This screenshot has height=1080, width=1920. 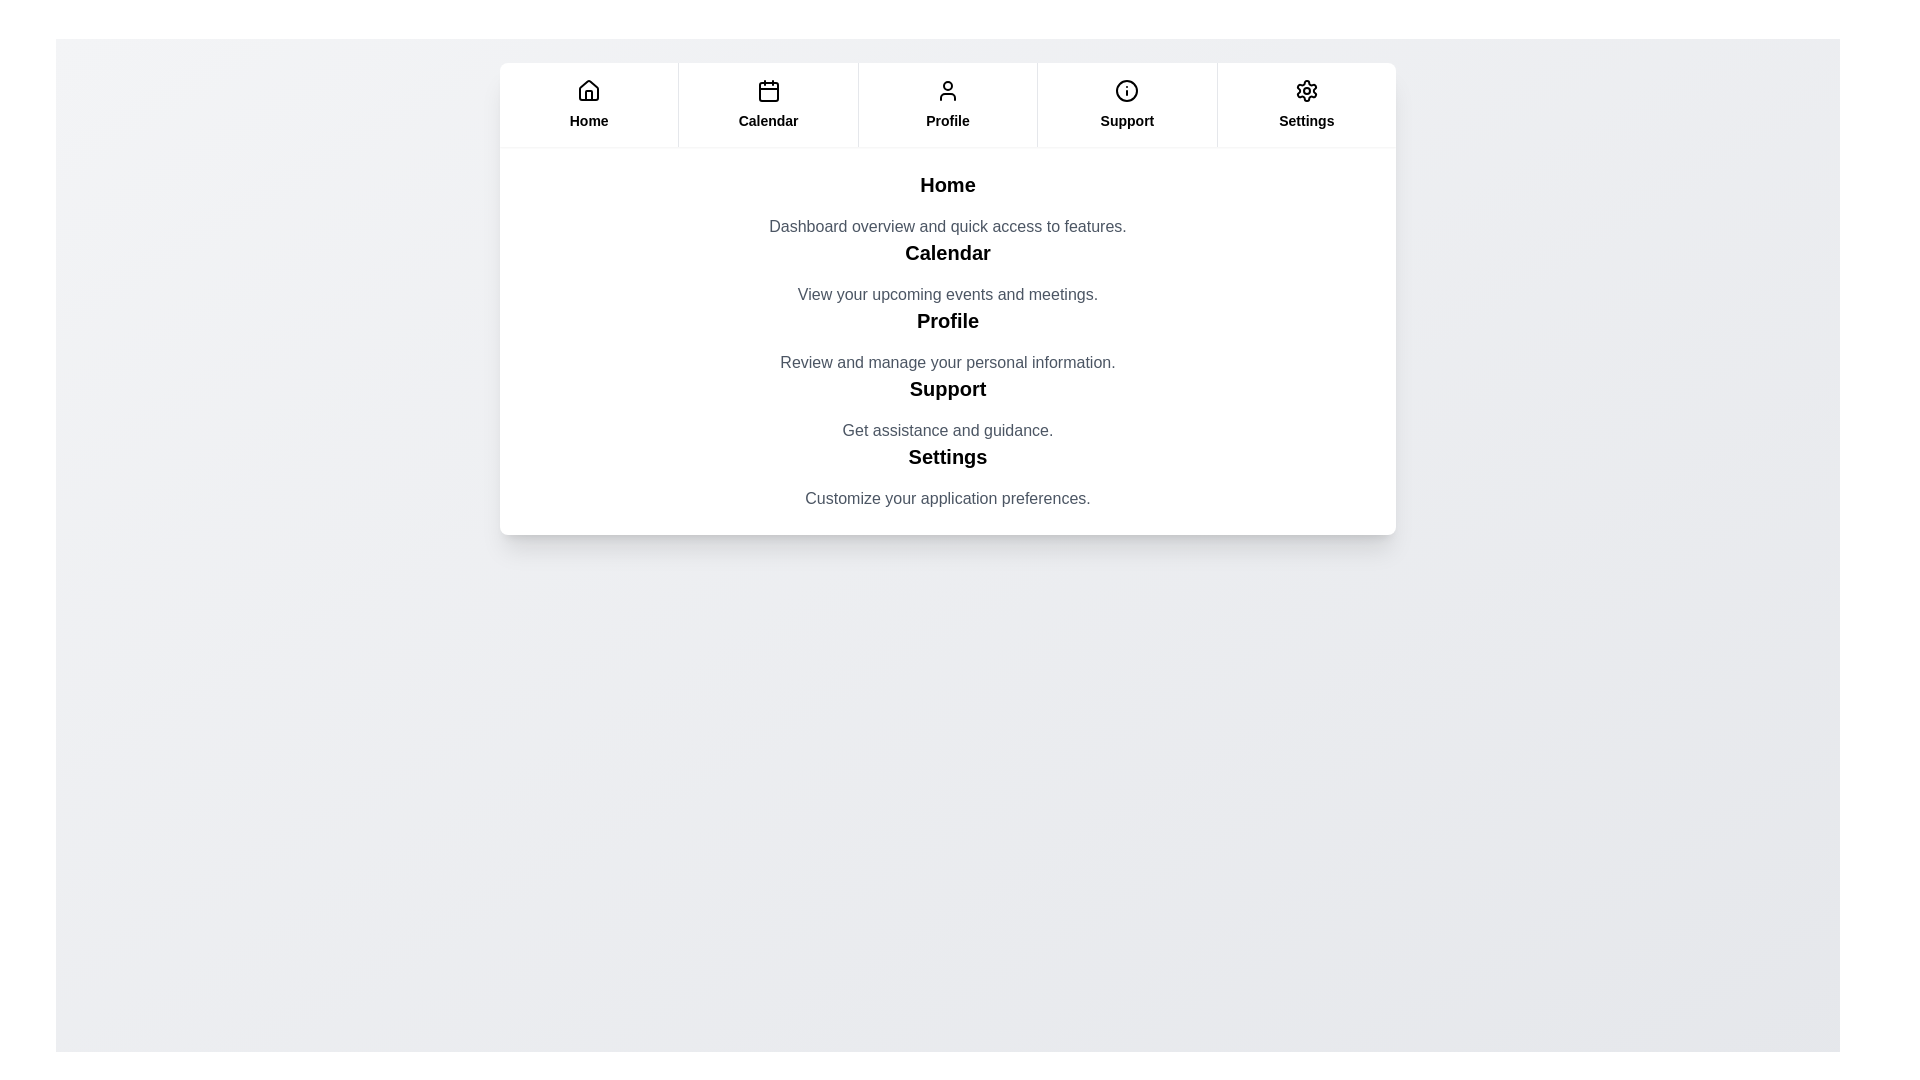 I want to click on descriptive text label located below the heading 'Settings', which provides information about customizing application preferences, so click(x=947, y=497).